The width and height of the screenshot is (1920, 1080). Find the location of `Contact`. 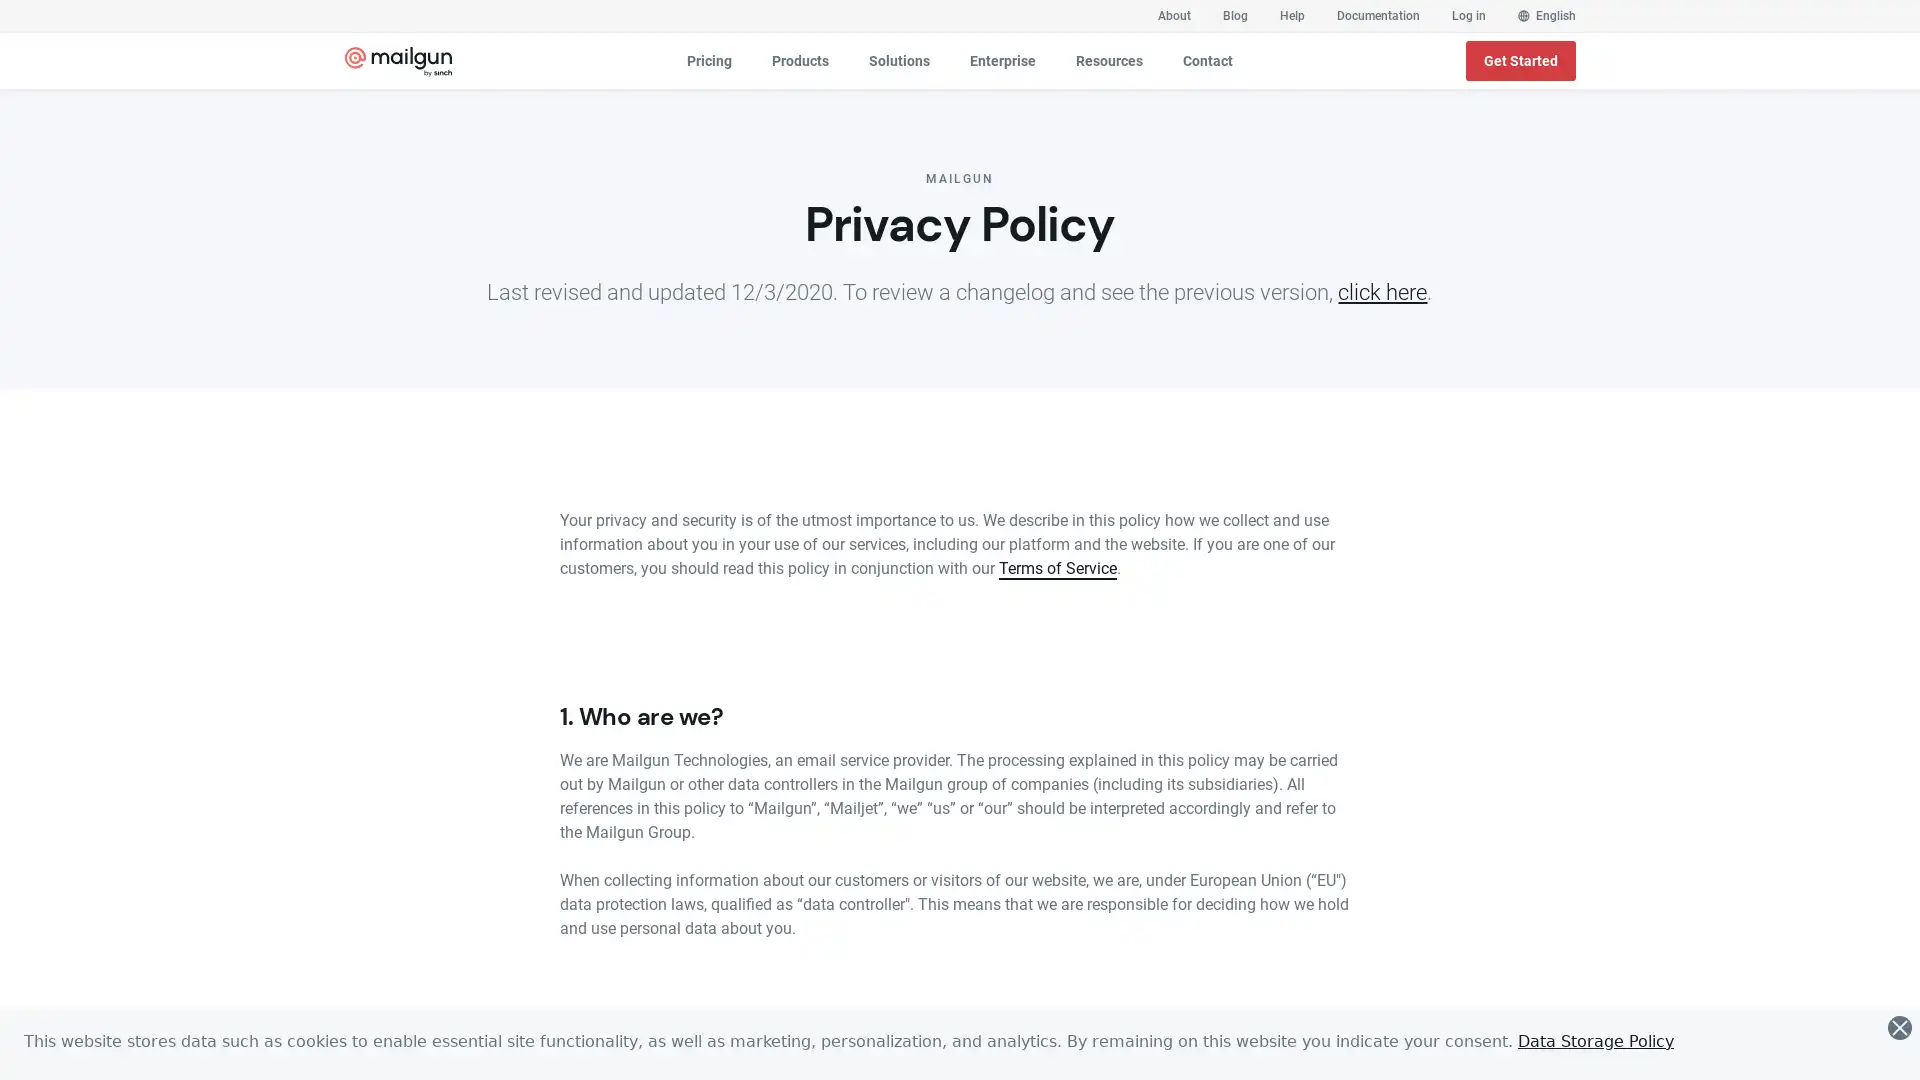

Contact is located at coordinates (1205, 60).